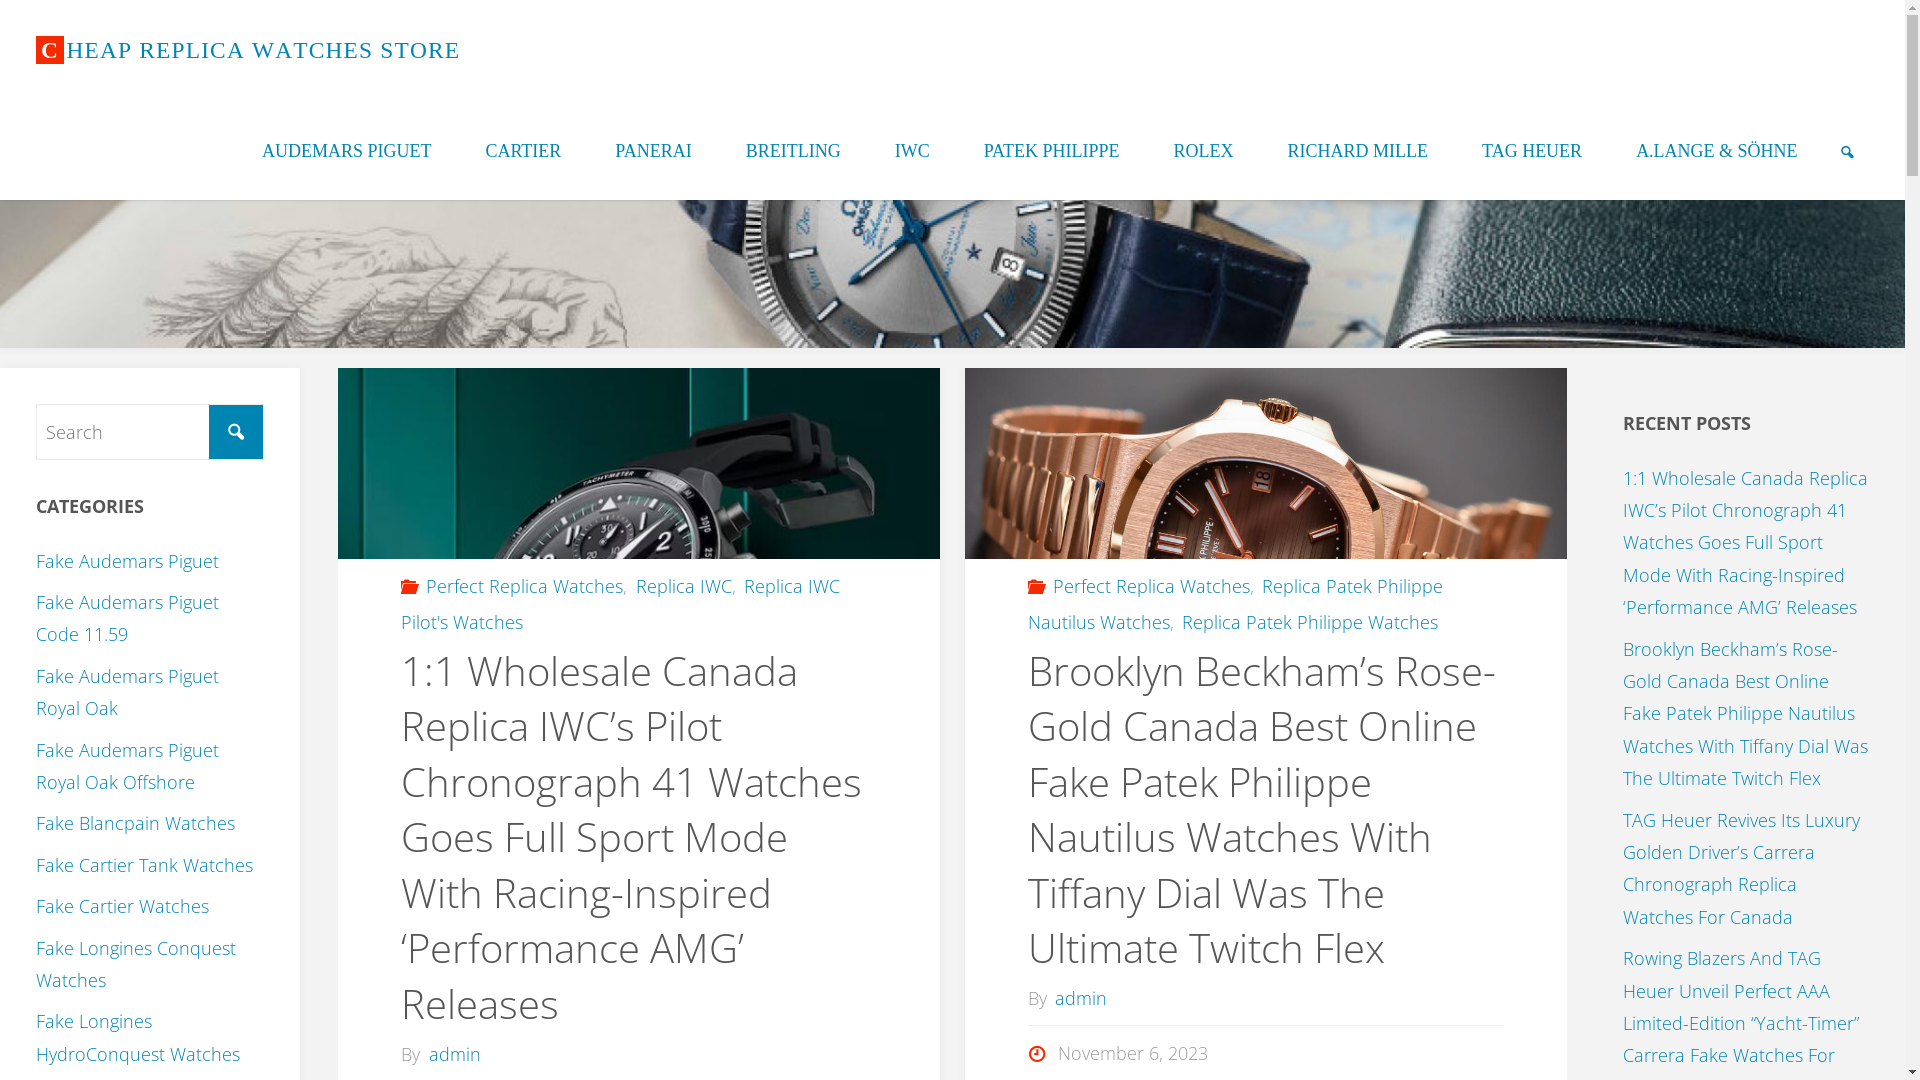 Image resolution: width=1920 pixels, height=1080 pixels. I want to click on 'Replica IWC', so click(631, 585).